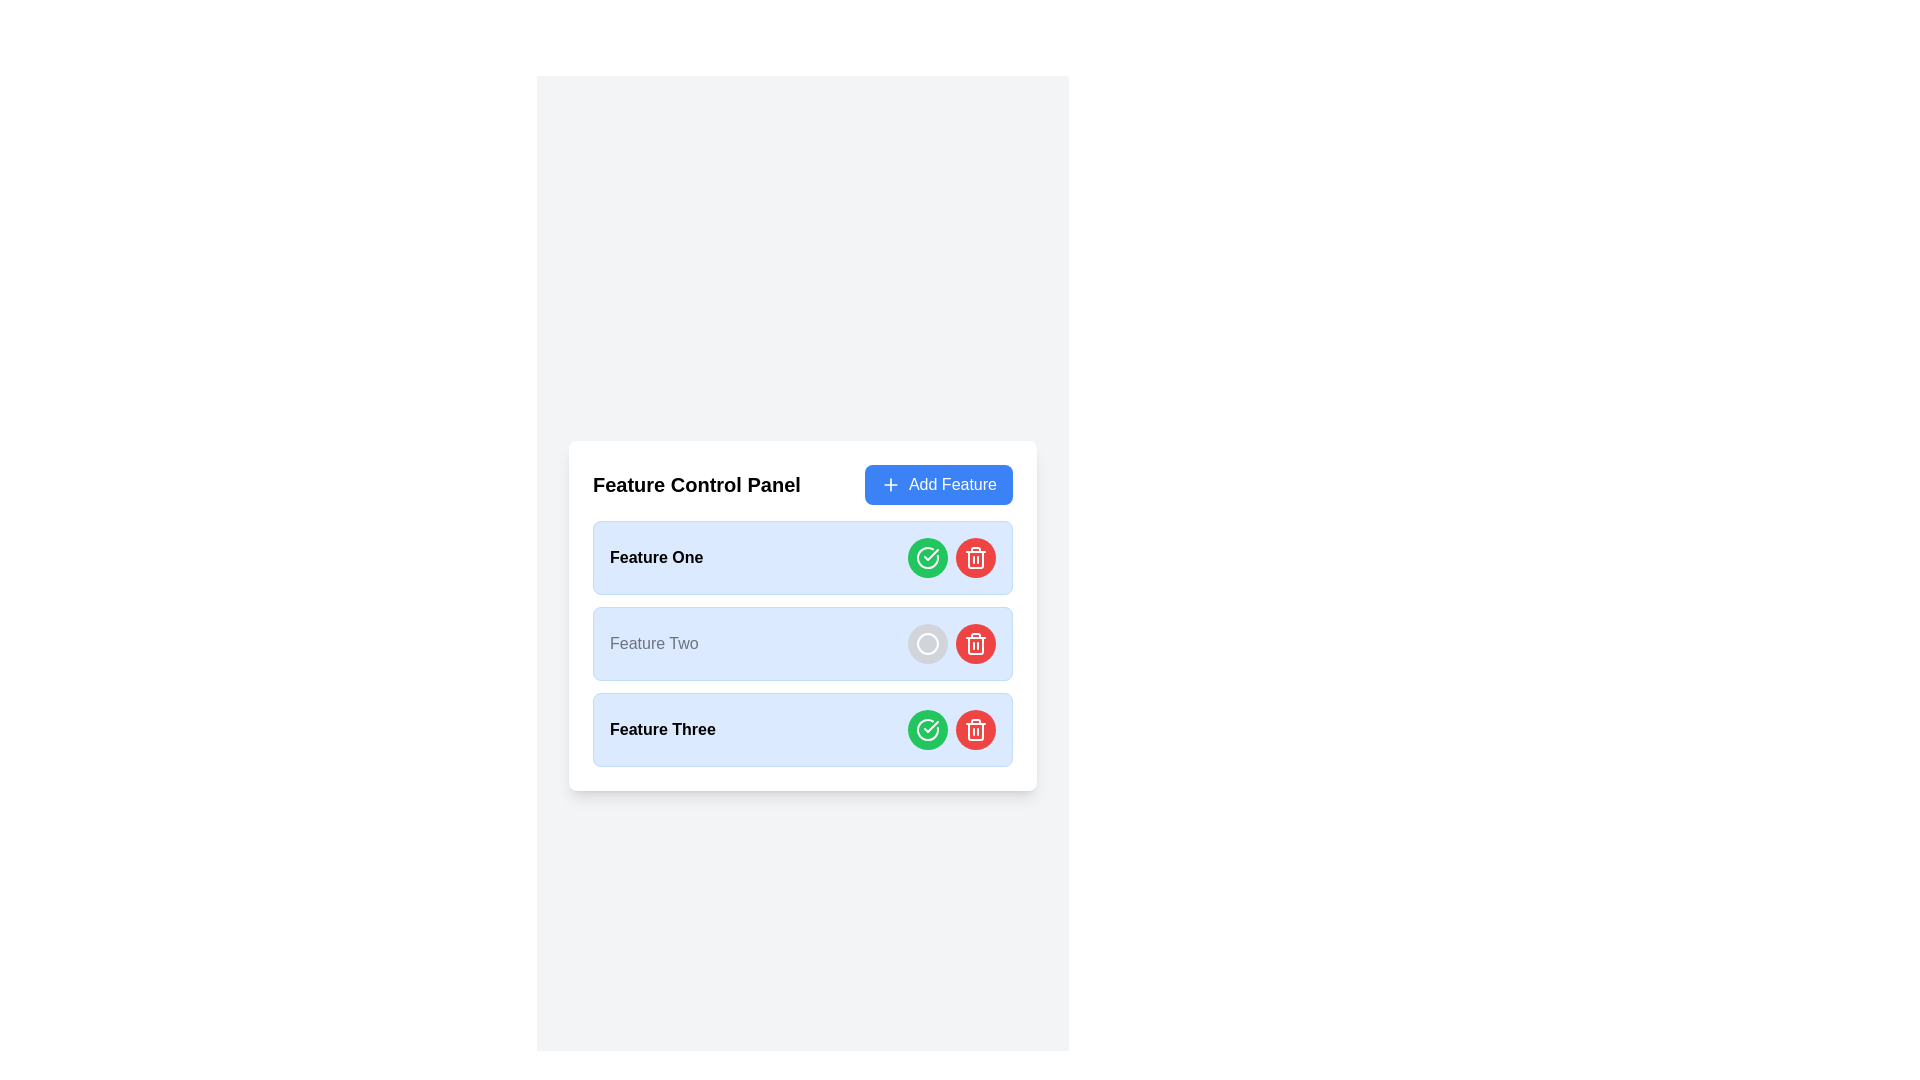 This screenshot has height=1080, width=1920. What do you see at coordinates (926, 558) in the screenshot?
I see `the status represented by the icon indicating the completed or activated state of 'Feature Three', located in the third row of the control panel layout, next to a red circular button` at bounding box center [926, 558].